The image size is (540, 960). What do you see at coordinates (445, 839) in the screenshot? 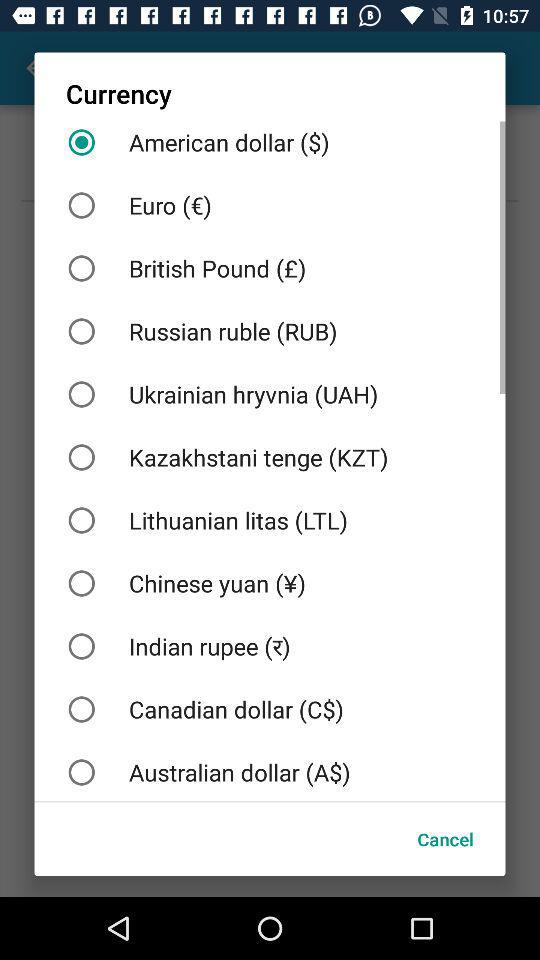
I see `cancel icon` at bounding box center [445, 839].